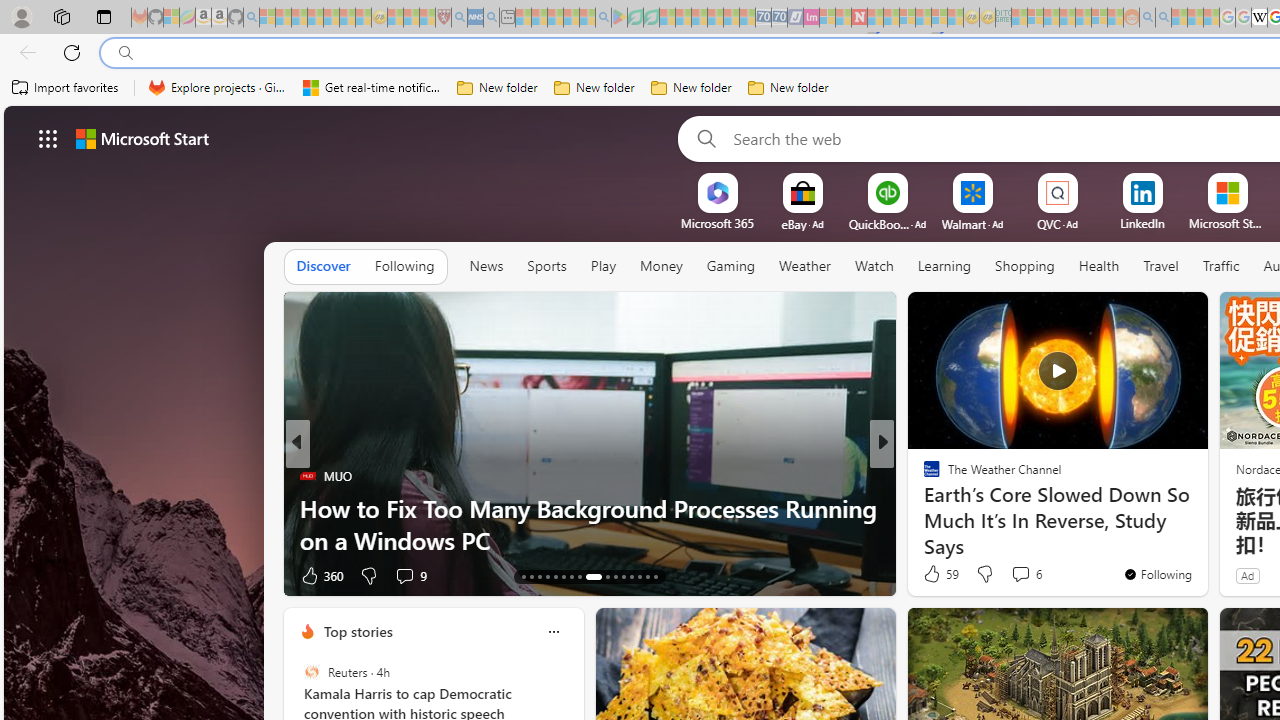 The width and height of the screenshot is (1280, 720). What do you see at coordinates (933, 575) in the screenshot?
I see `'97 Like'` at bounding box center [933, 575].